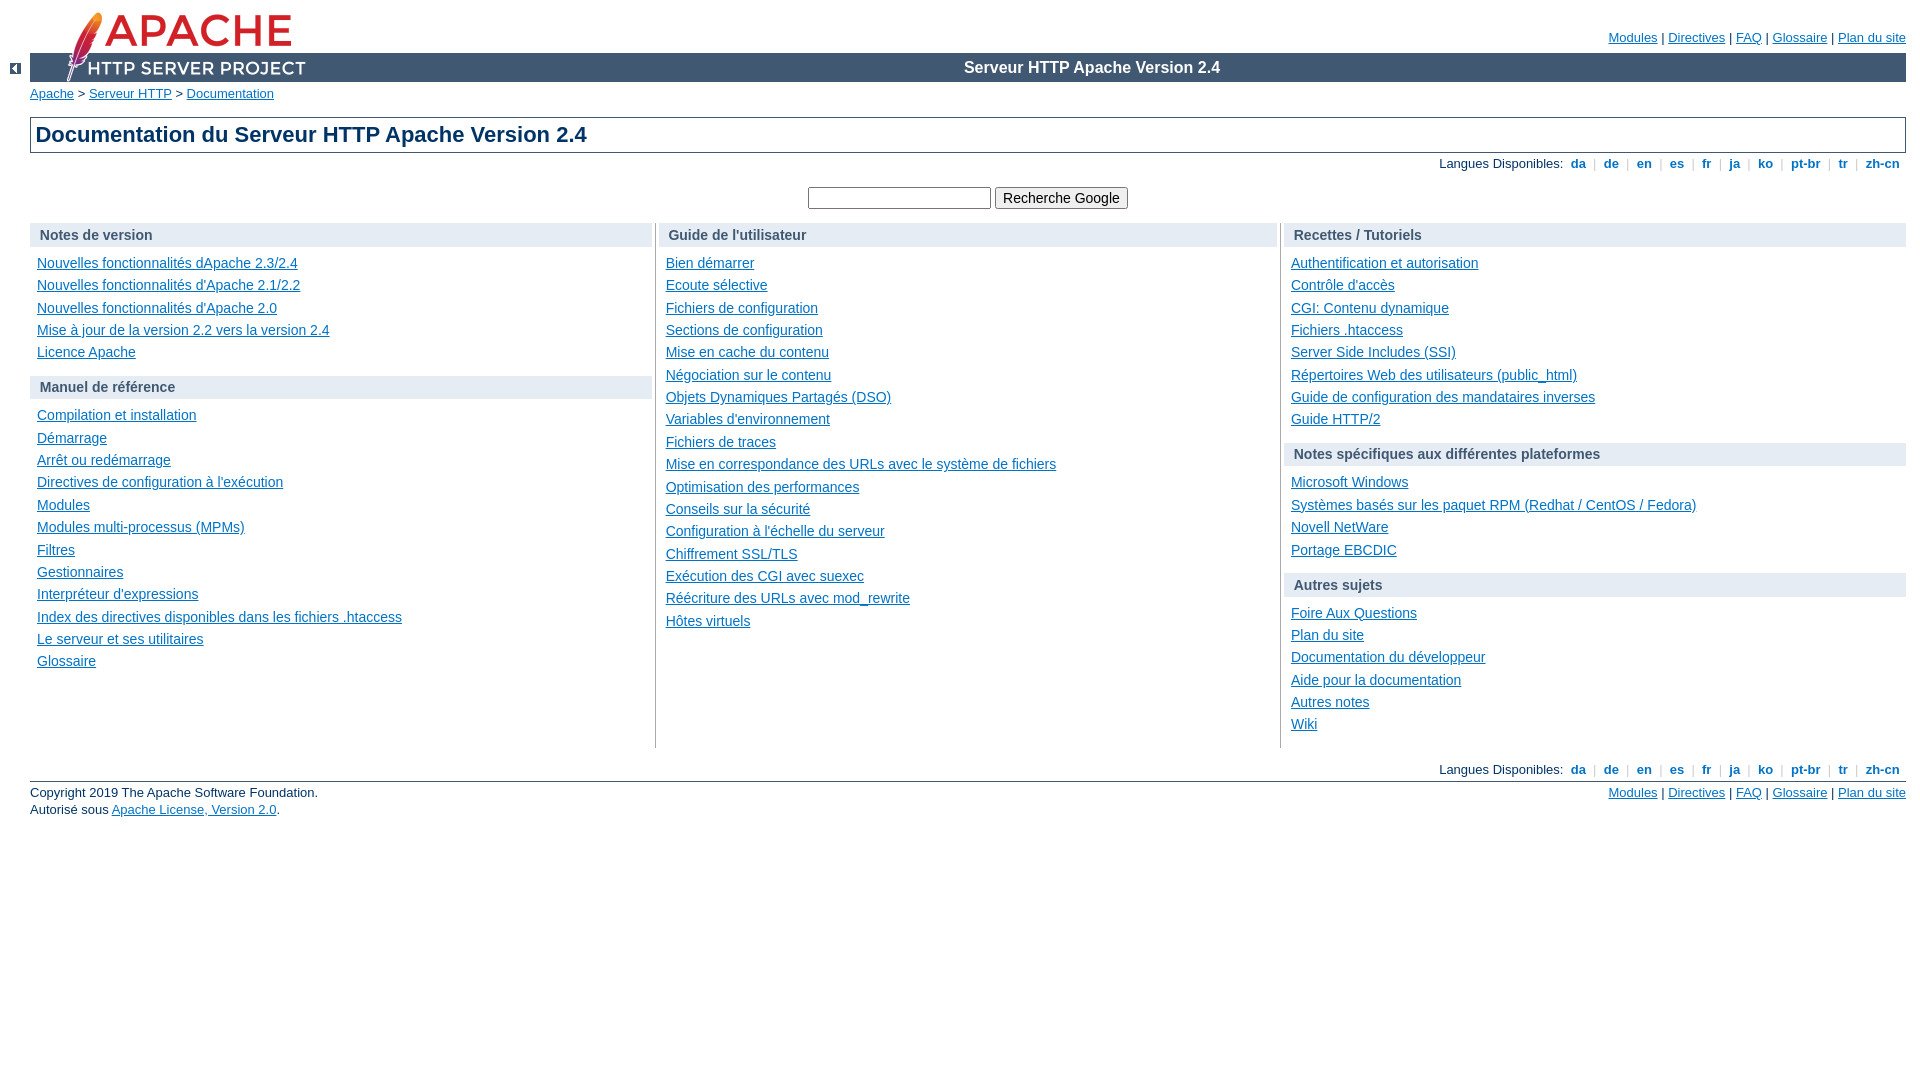 The width and height of the screenshot is (1920, 1080). Describe the element at coordinates (1747, 37) in the screenshot. I see `'FAQ'` at that location.